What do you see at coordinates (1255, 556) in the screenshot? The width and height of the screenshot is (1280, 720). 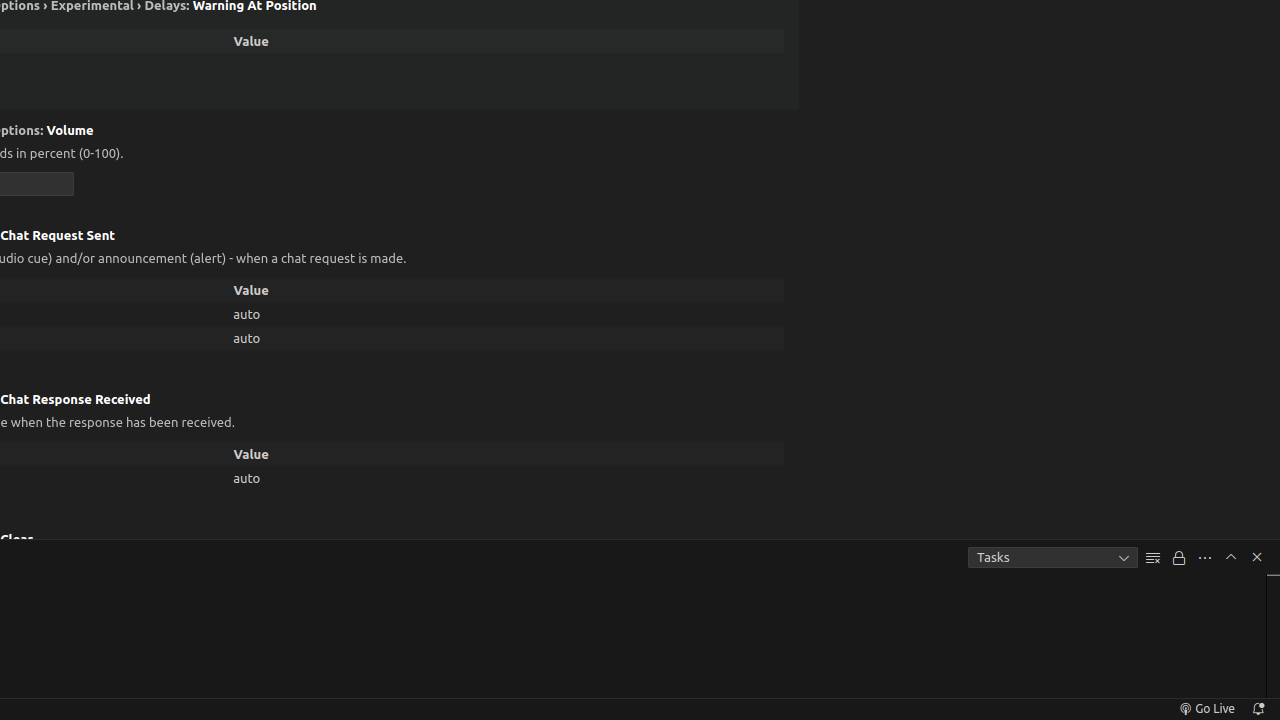 I see `'Hide Panel'` at bounding box center [1255, 556].